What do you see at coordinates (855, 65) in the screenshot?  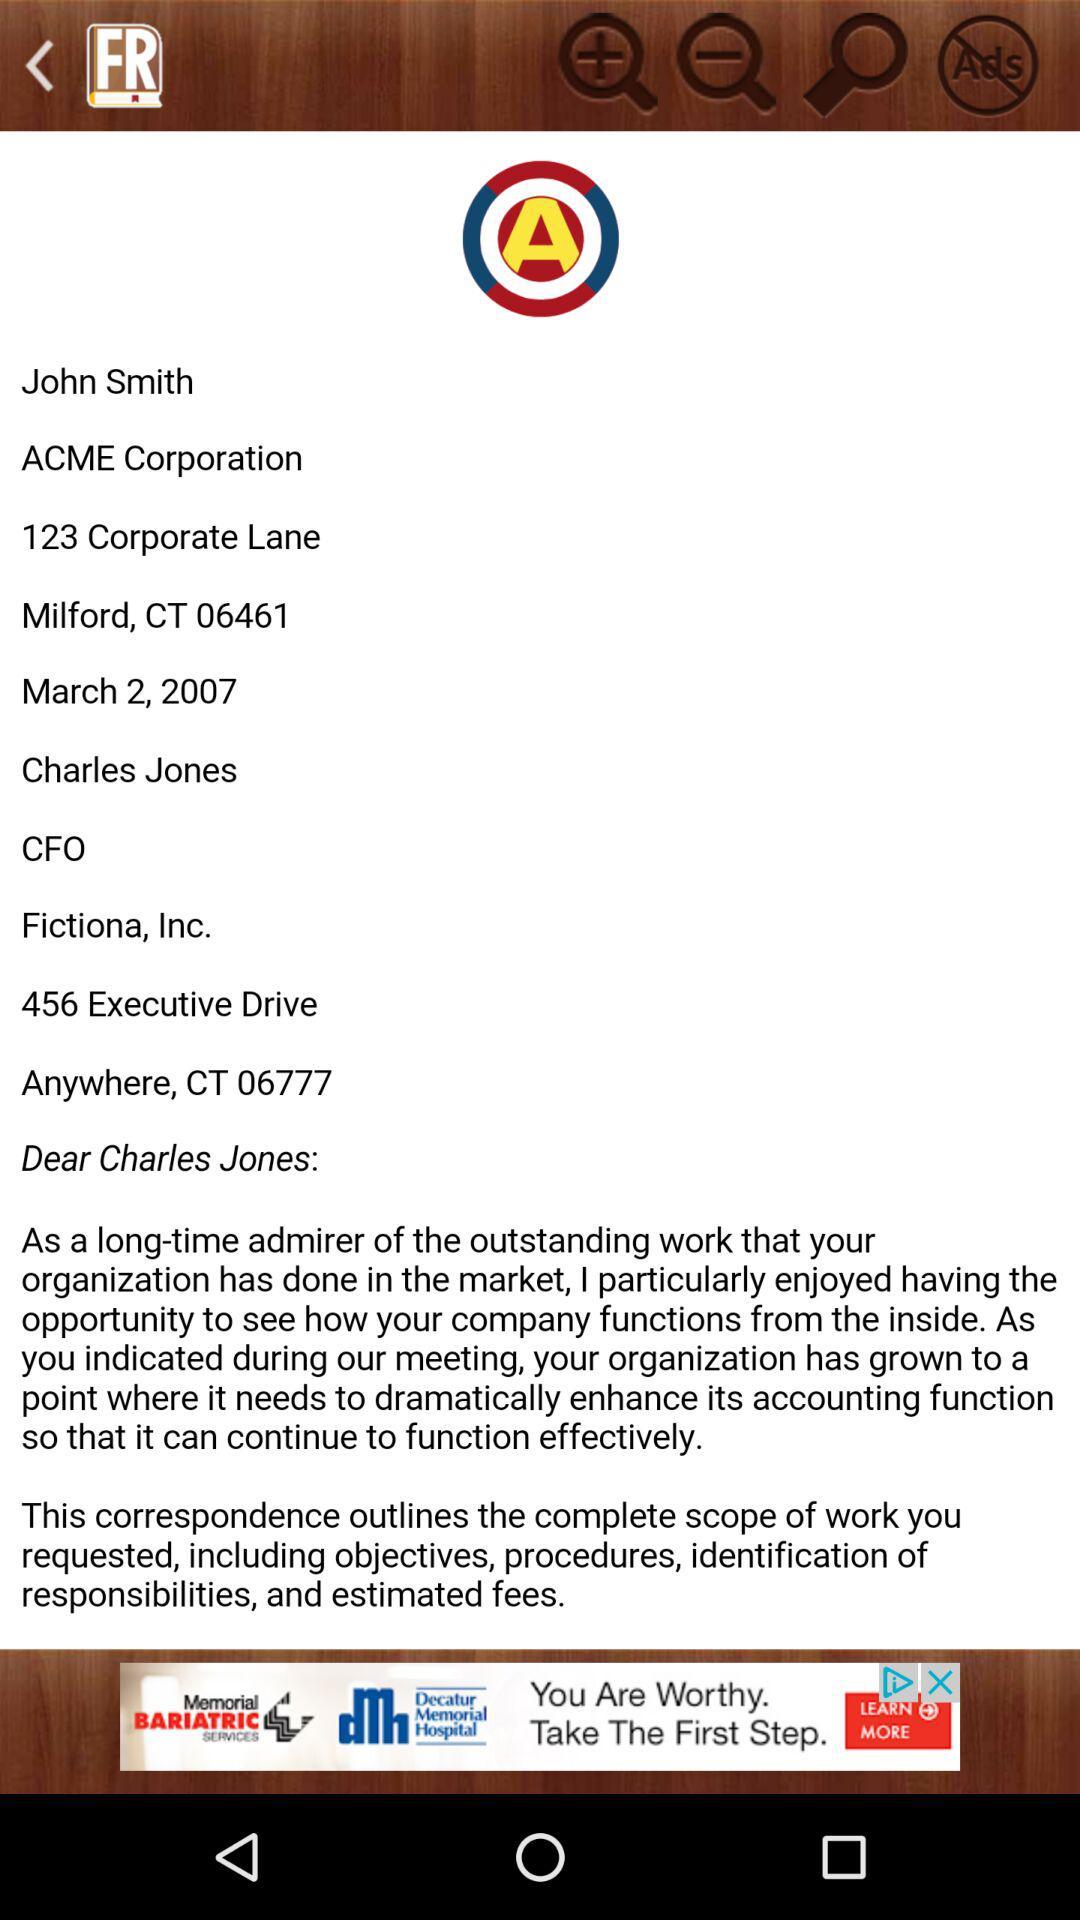 I see `switch to search` at bounding box center [855, 65].